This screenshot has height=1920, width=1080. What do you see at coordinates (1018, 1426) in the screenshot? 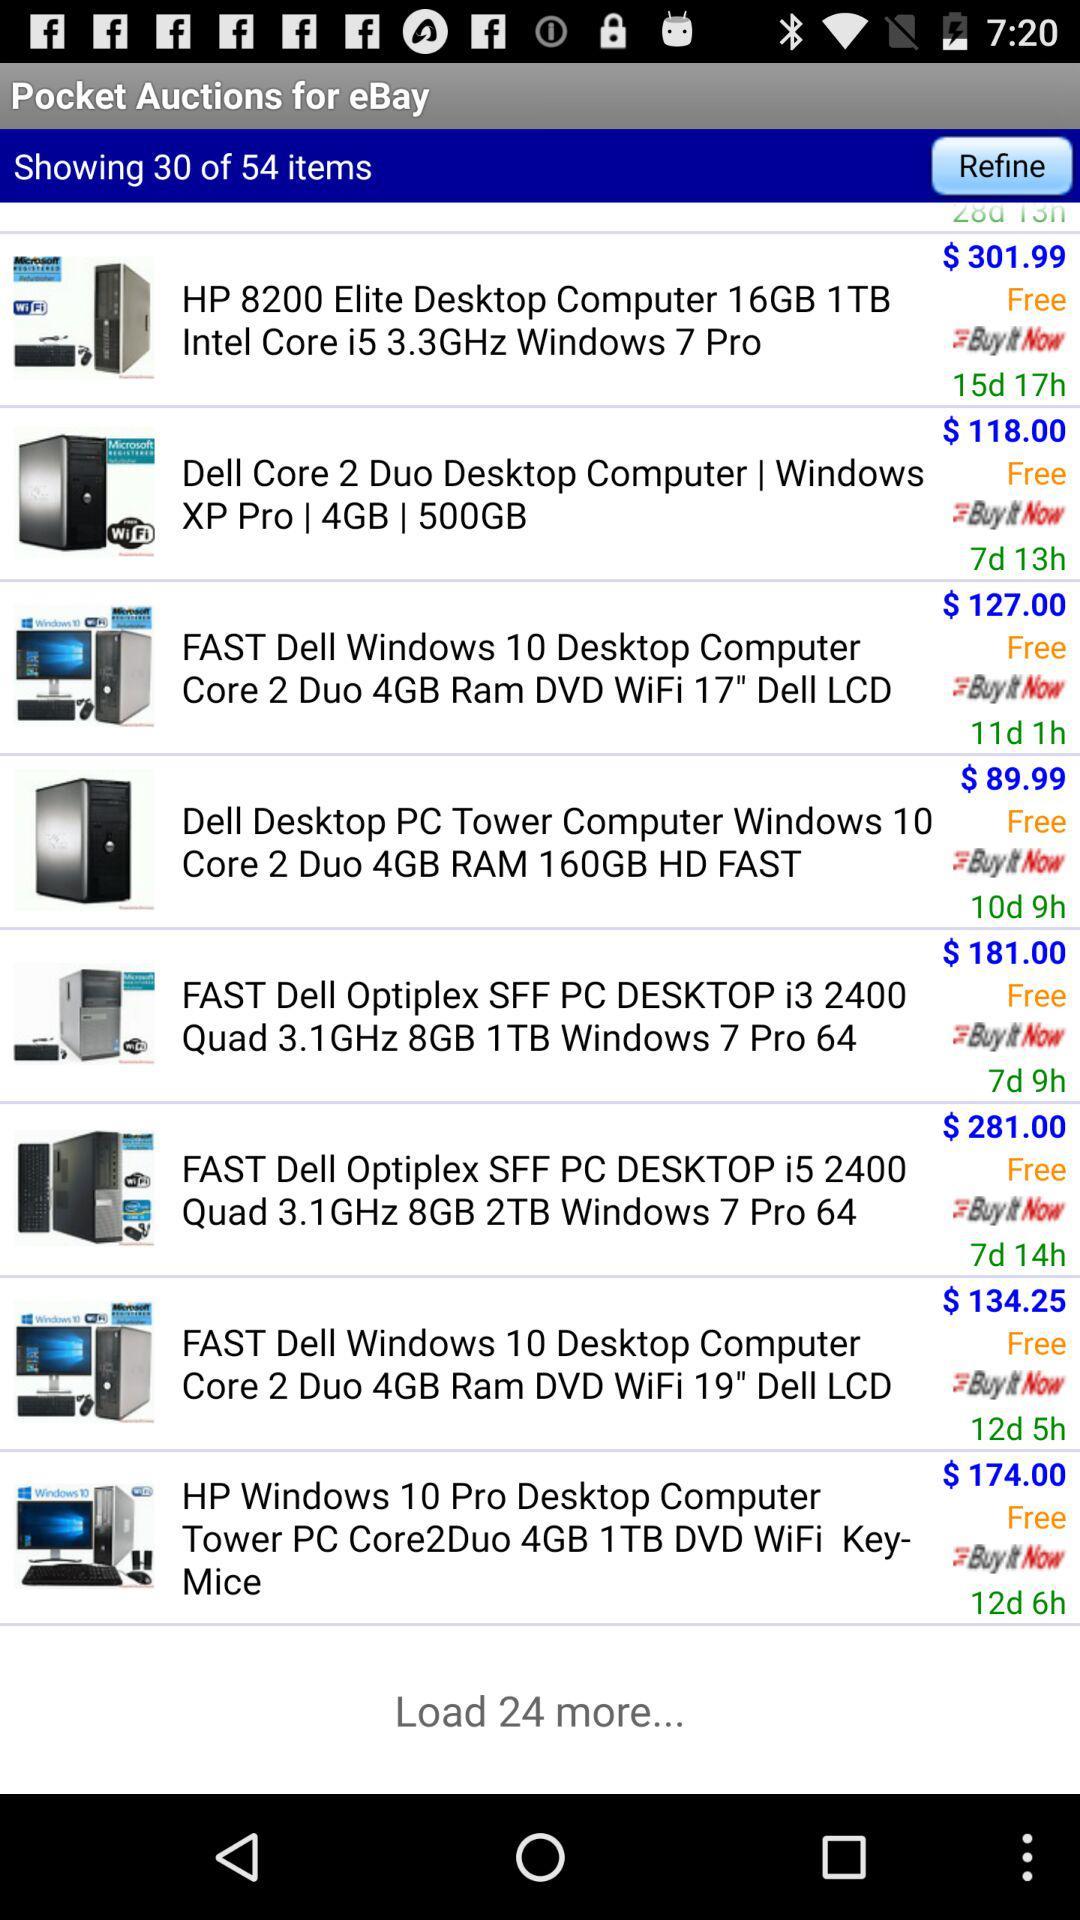
I see `12d 5h app` at bounding box center [1018, 1426].